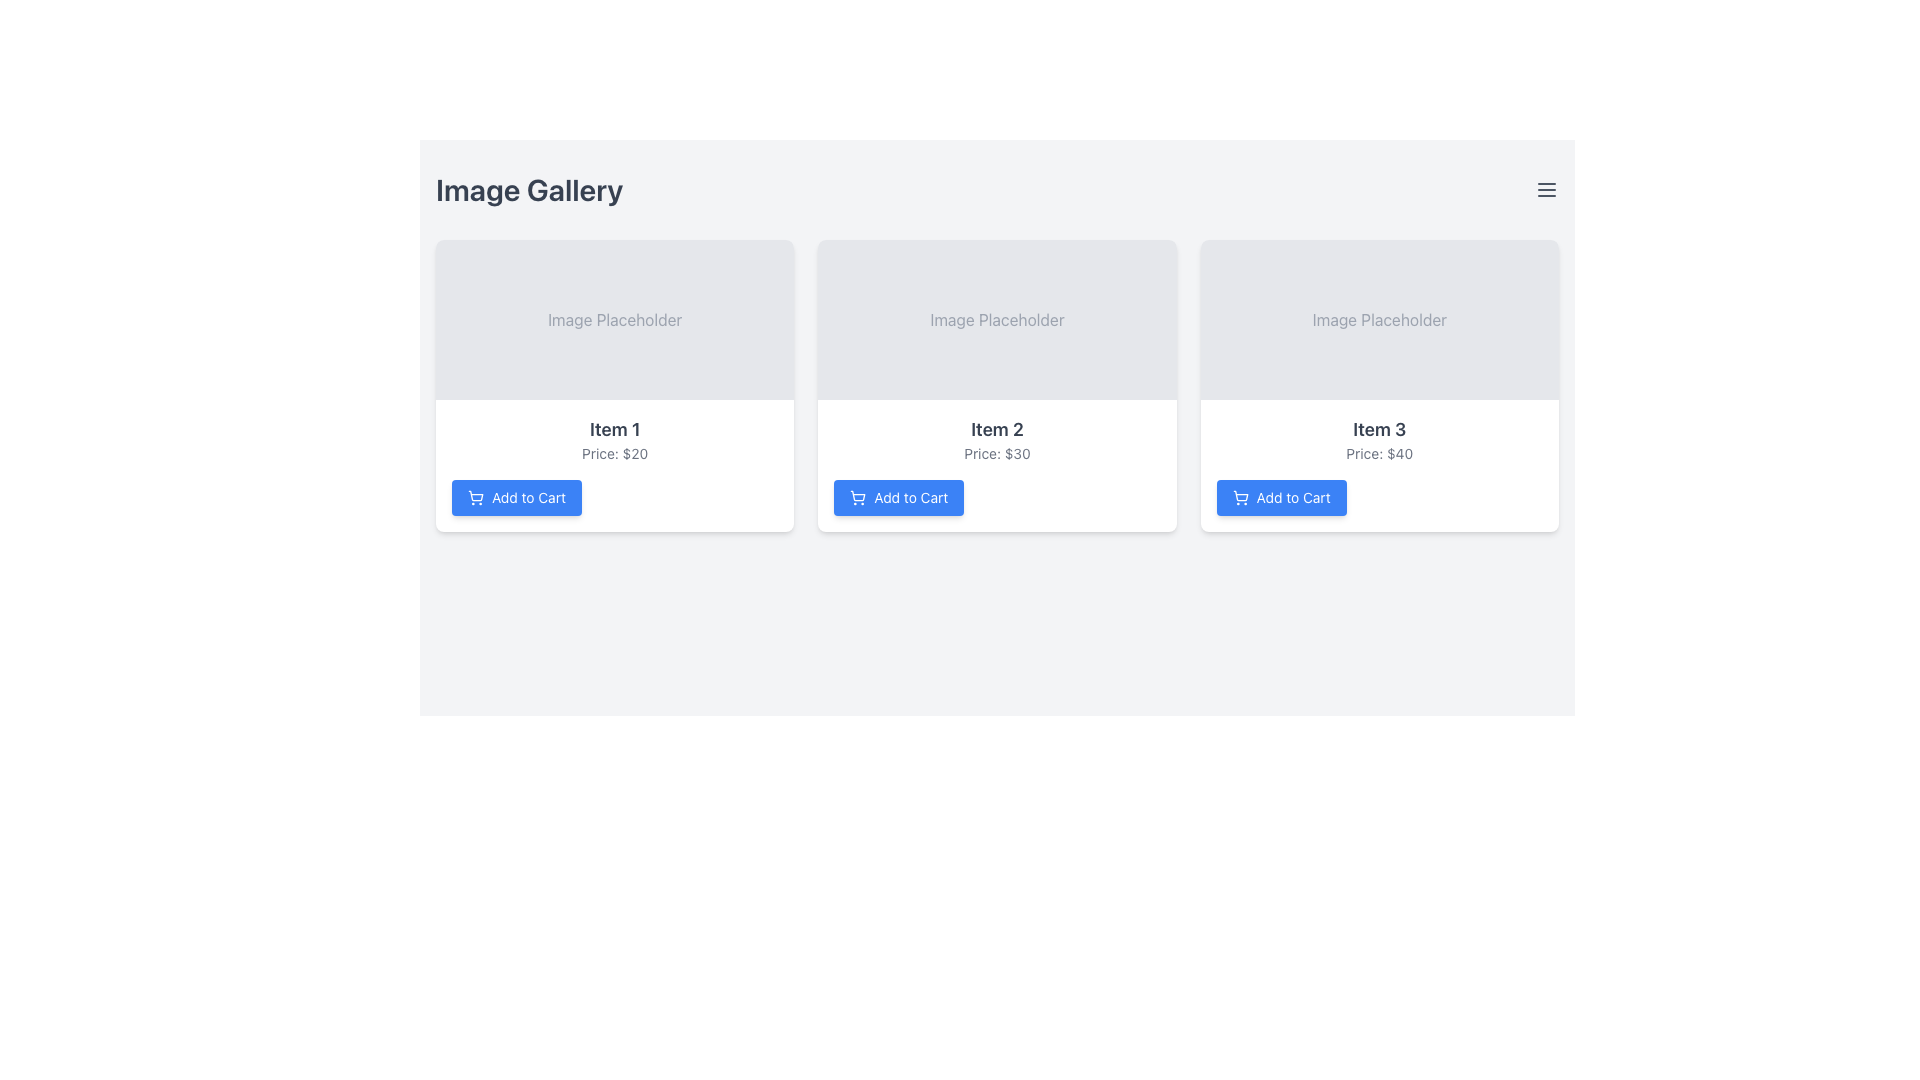 This screenshot has width=1920, height=1080. I want to click on the second product card in the gallery, so click(997, 466).